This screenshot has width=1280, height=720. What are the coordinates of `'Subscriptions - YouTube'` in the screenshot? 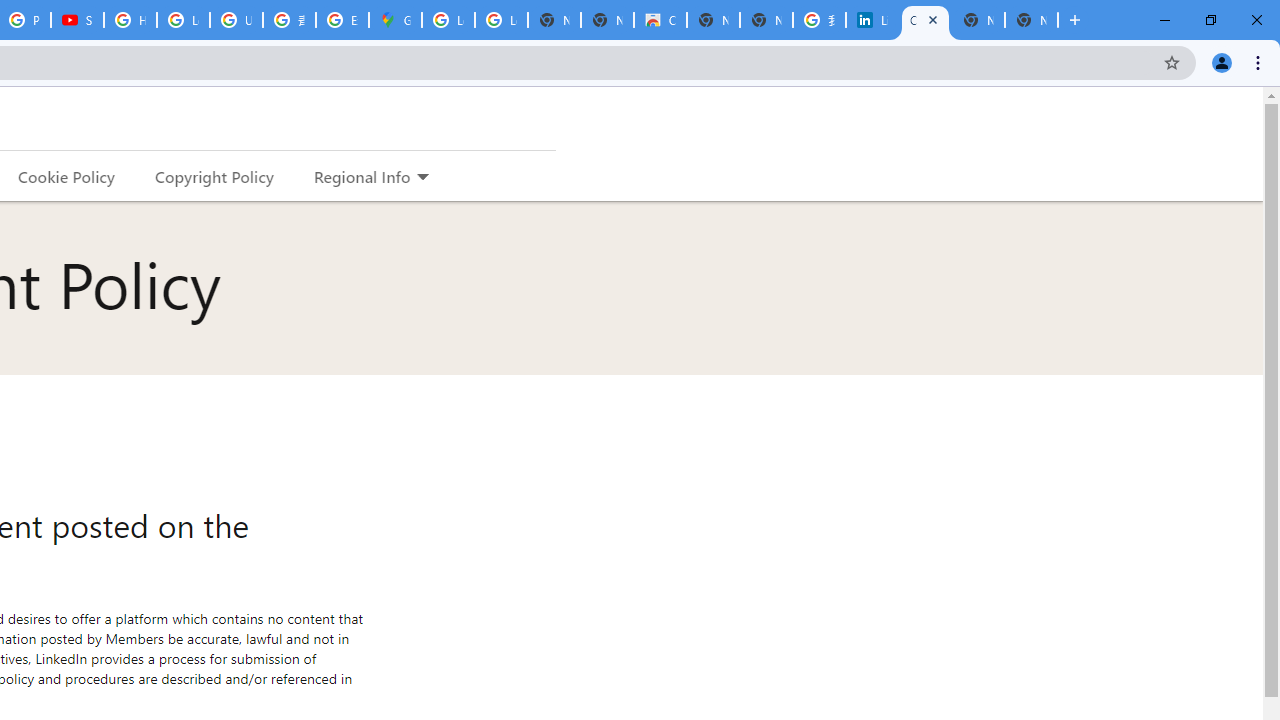 It's located at (77, 20).